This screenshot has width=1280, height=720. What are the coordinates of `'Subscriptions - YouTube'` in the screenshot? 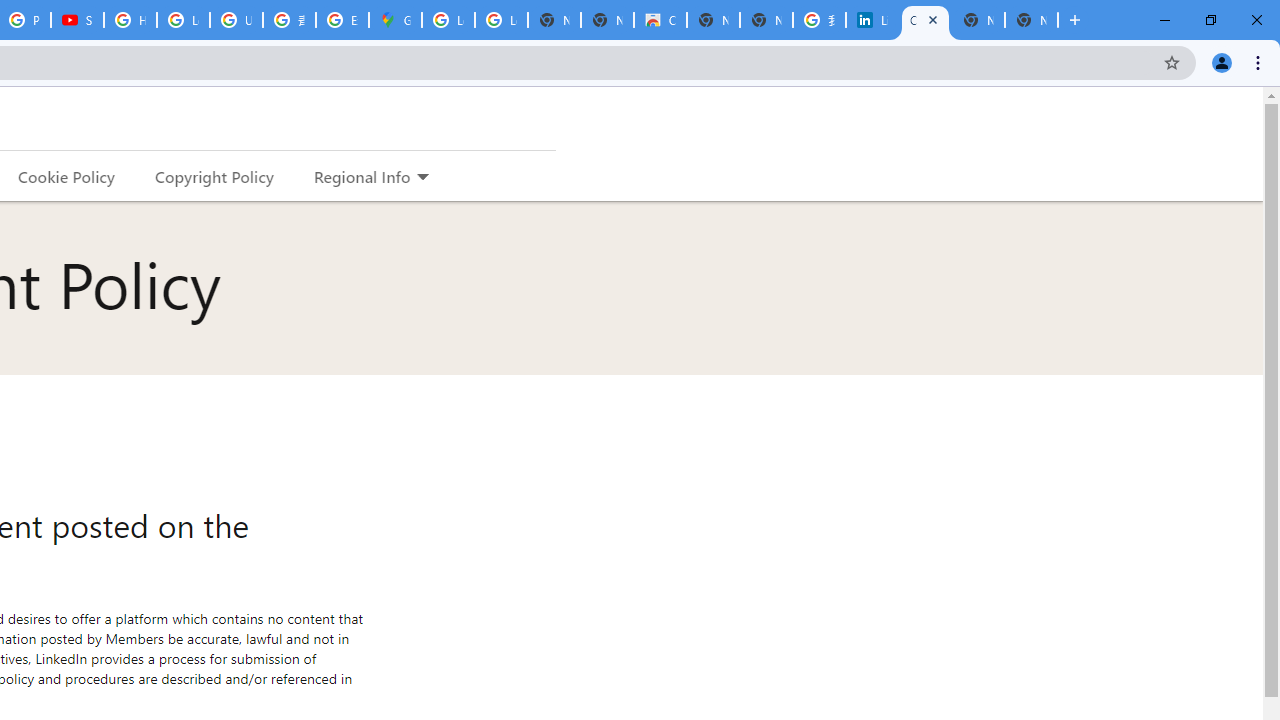 It's located at (77, 20).